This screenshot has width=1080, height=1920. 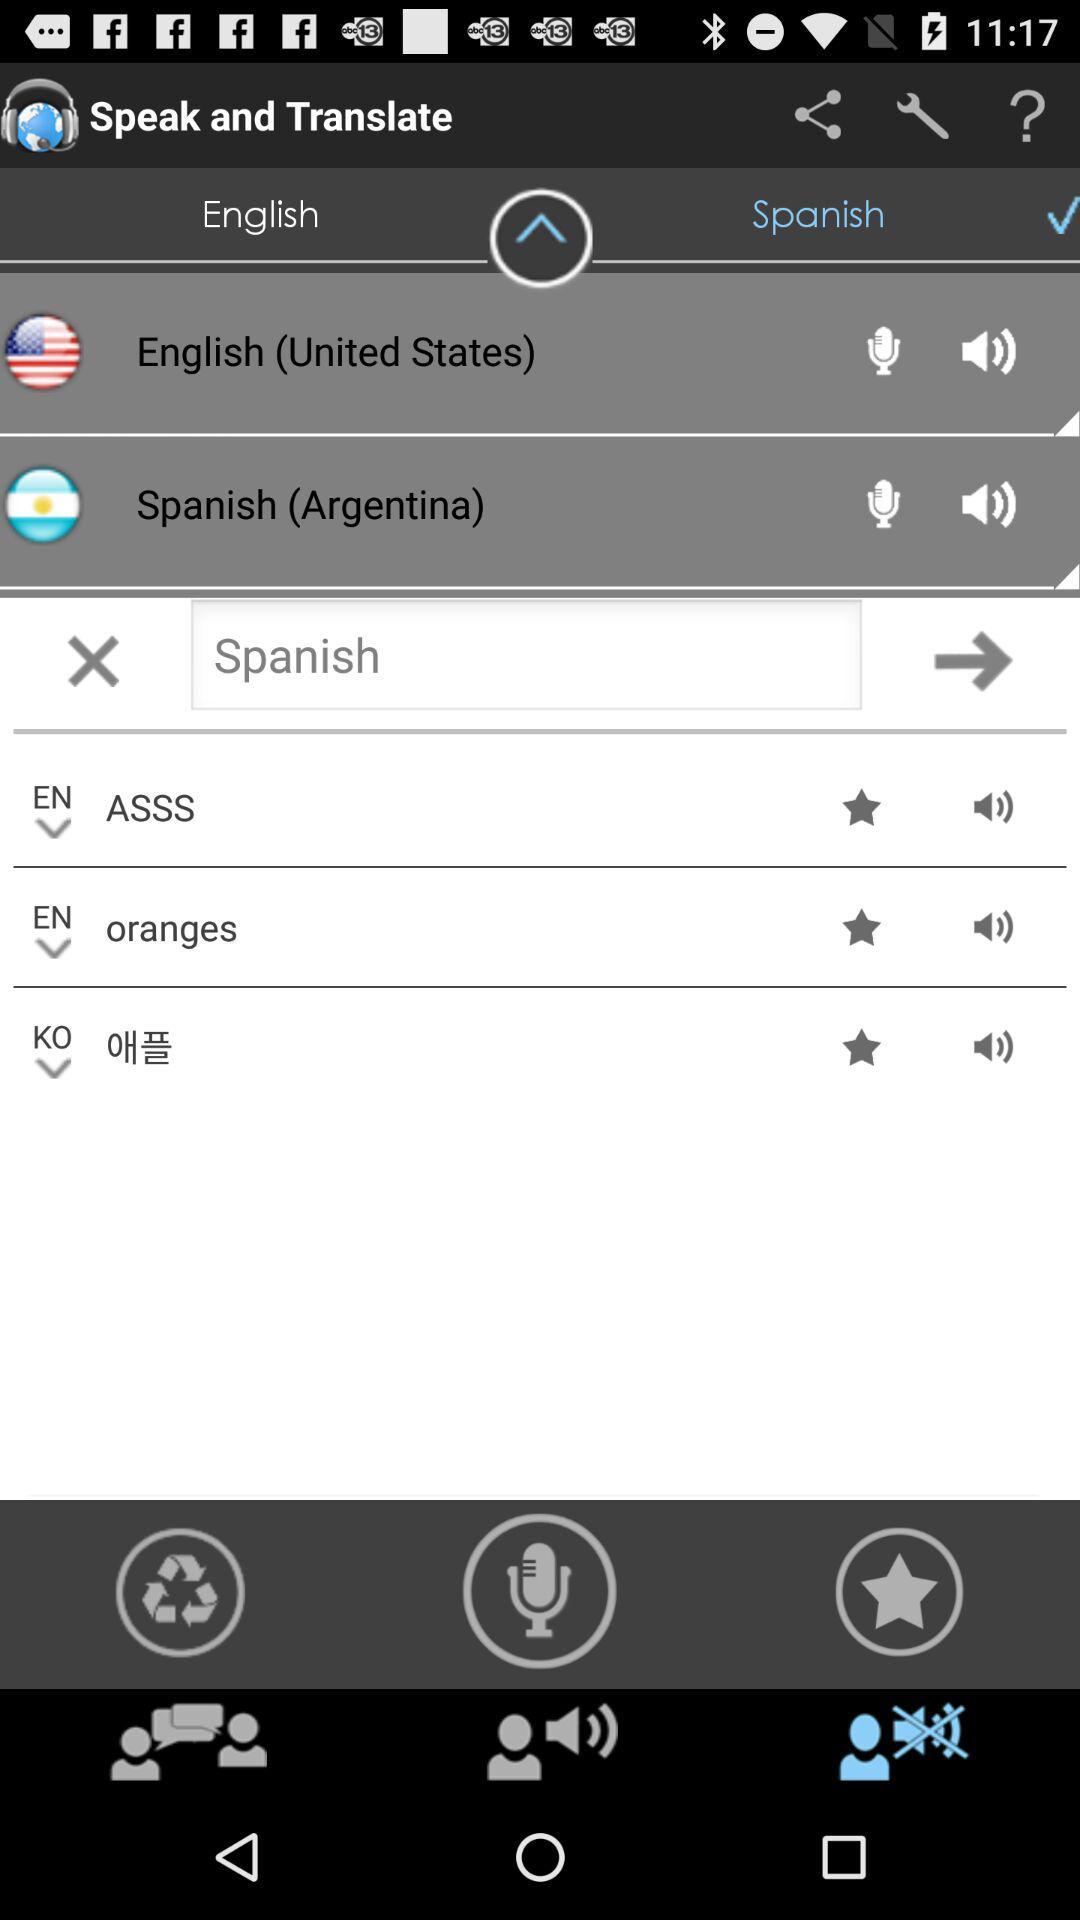 What do you see at coordinates (1027, 114) in the screenshot?
I see `find more information` at bounding box center [1027, 114].